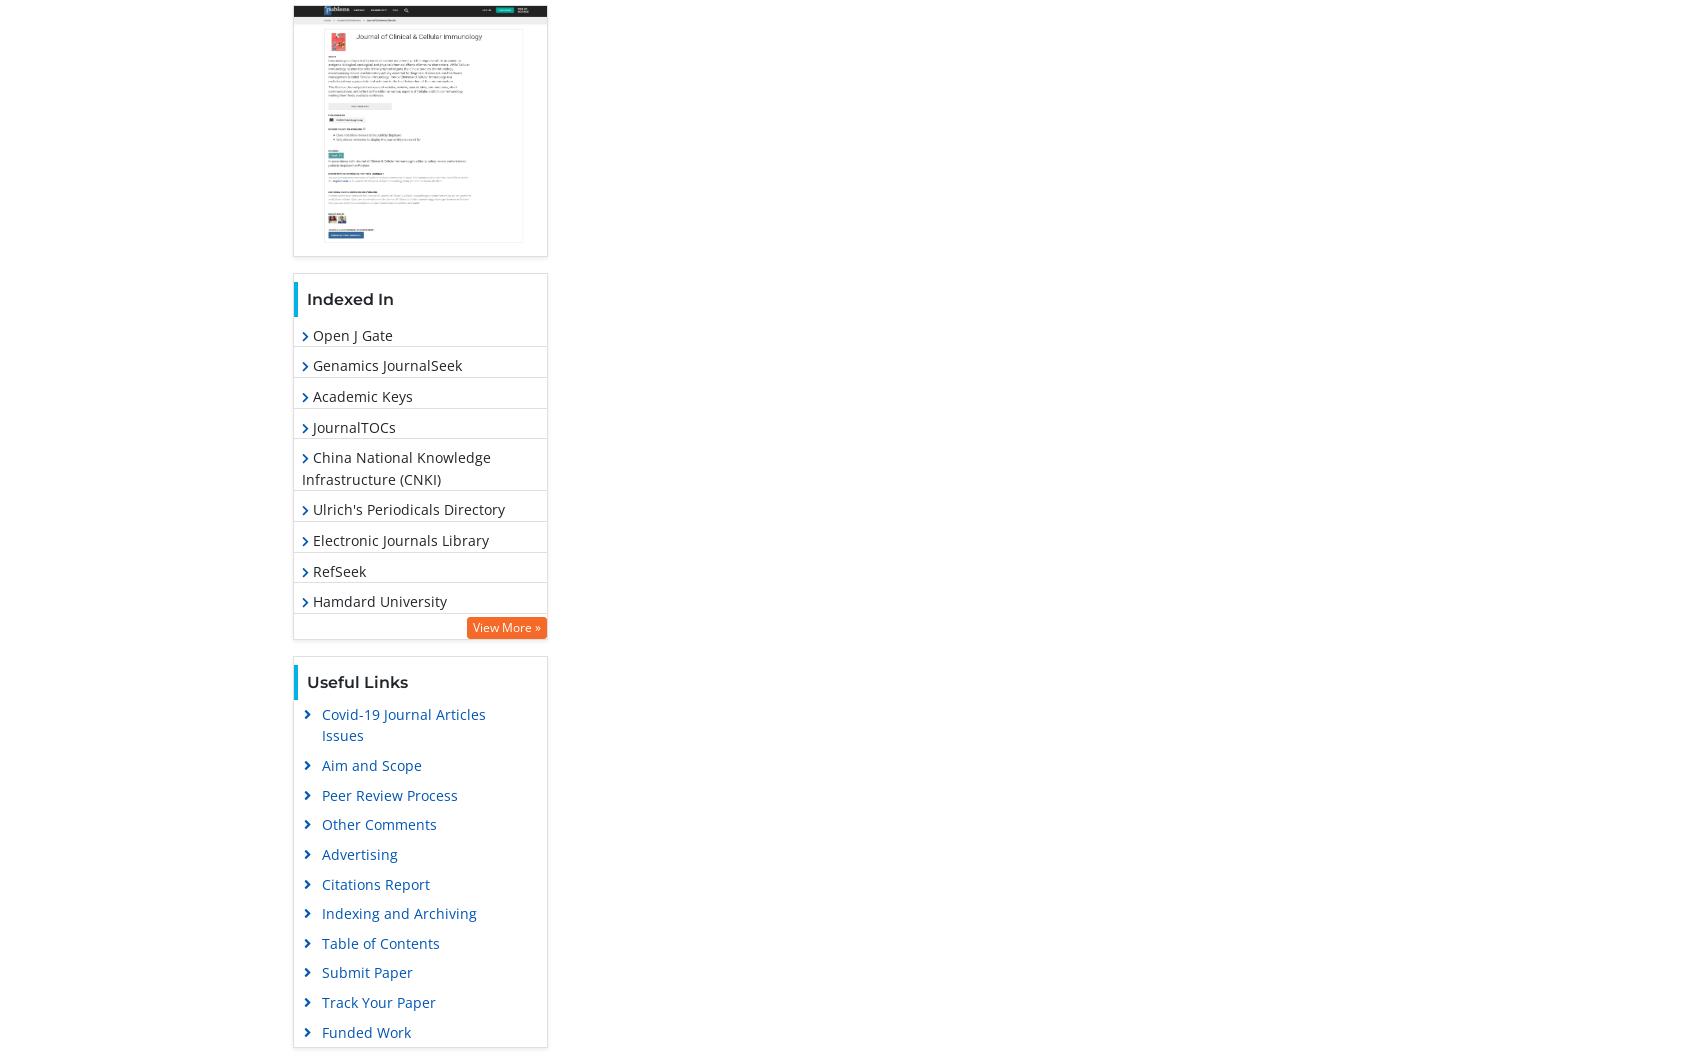 The width and height of the screenshot is (1695, 1063). Describe the element at coordinates (383, 365) in the screenshot. I see `'Genamics JournalSeek'` at that location.